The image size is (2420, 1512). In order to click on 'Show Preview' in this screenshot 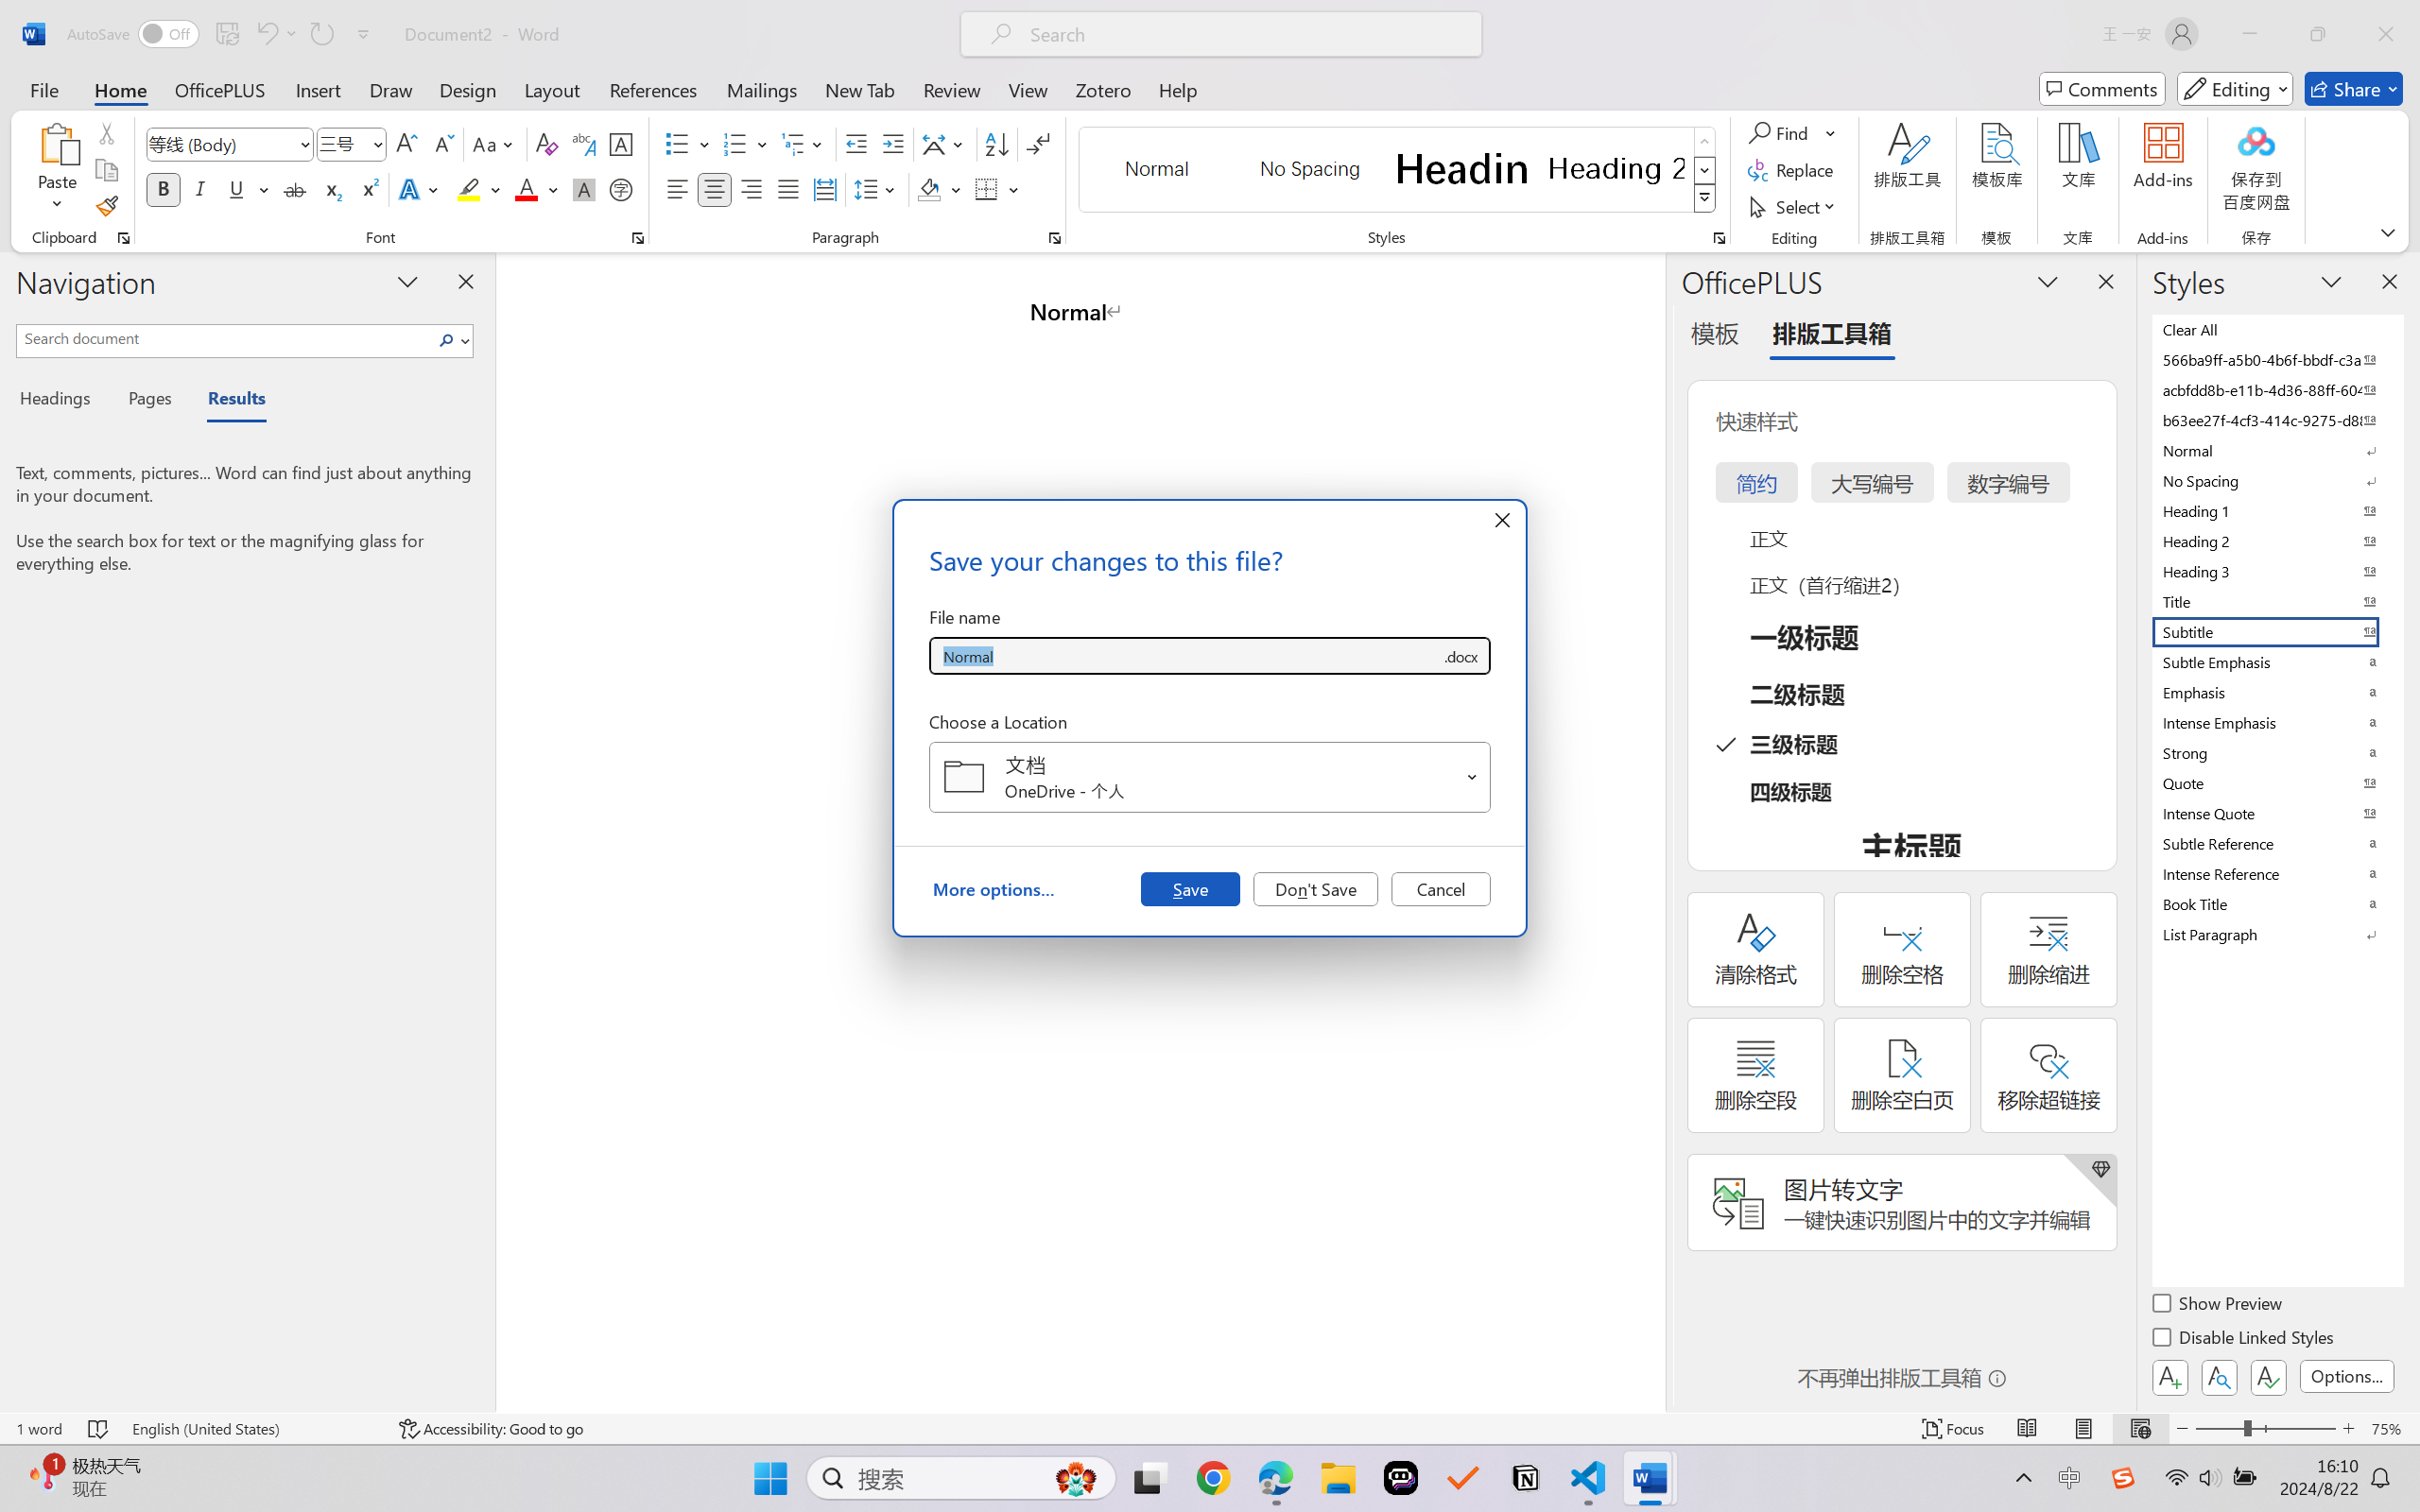, I will do `click(2218, 1305)`.